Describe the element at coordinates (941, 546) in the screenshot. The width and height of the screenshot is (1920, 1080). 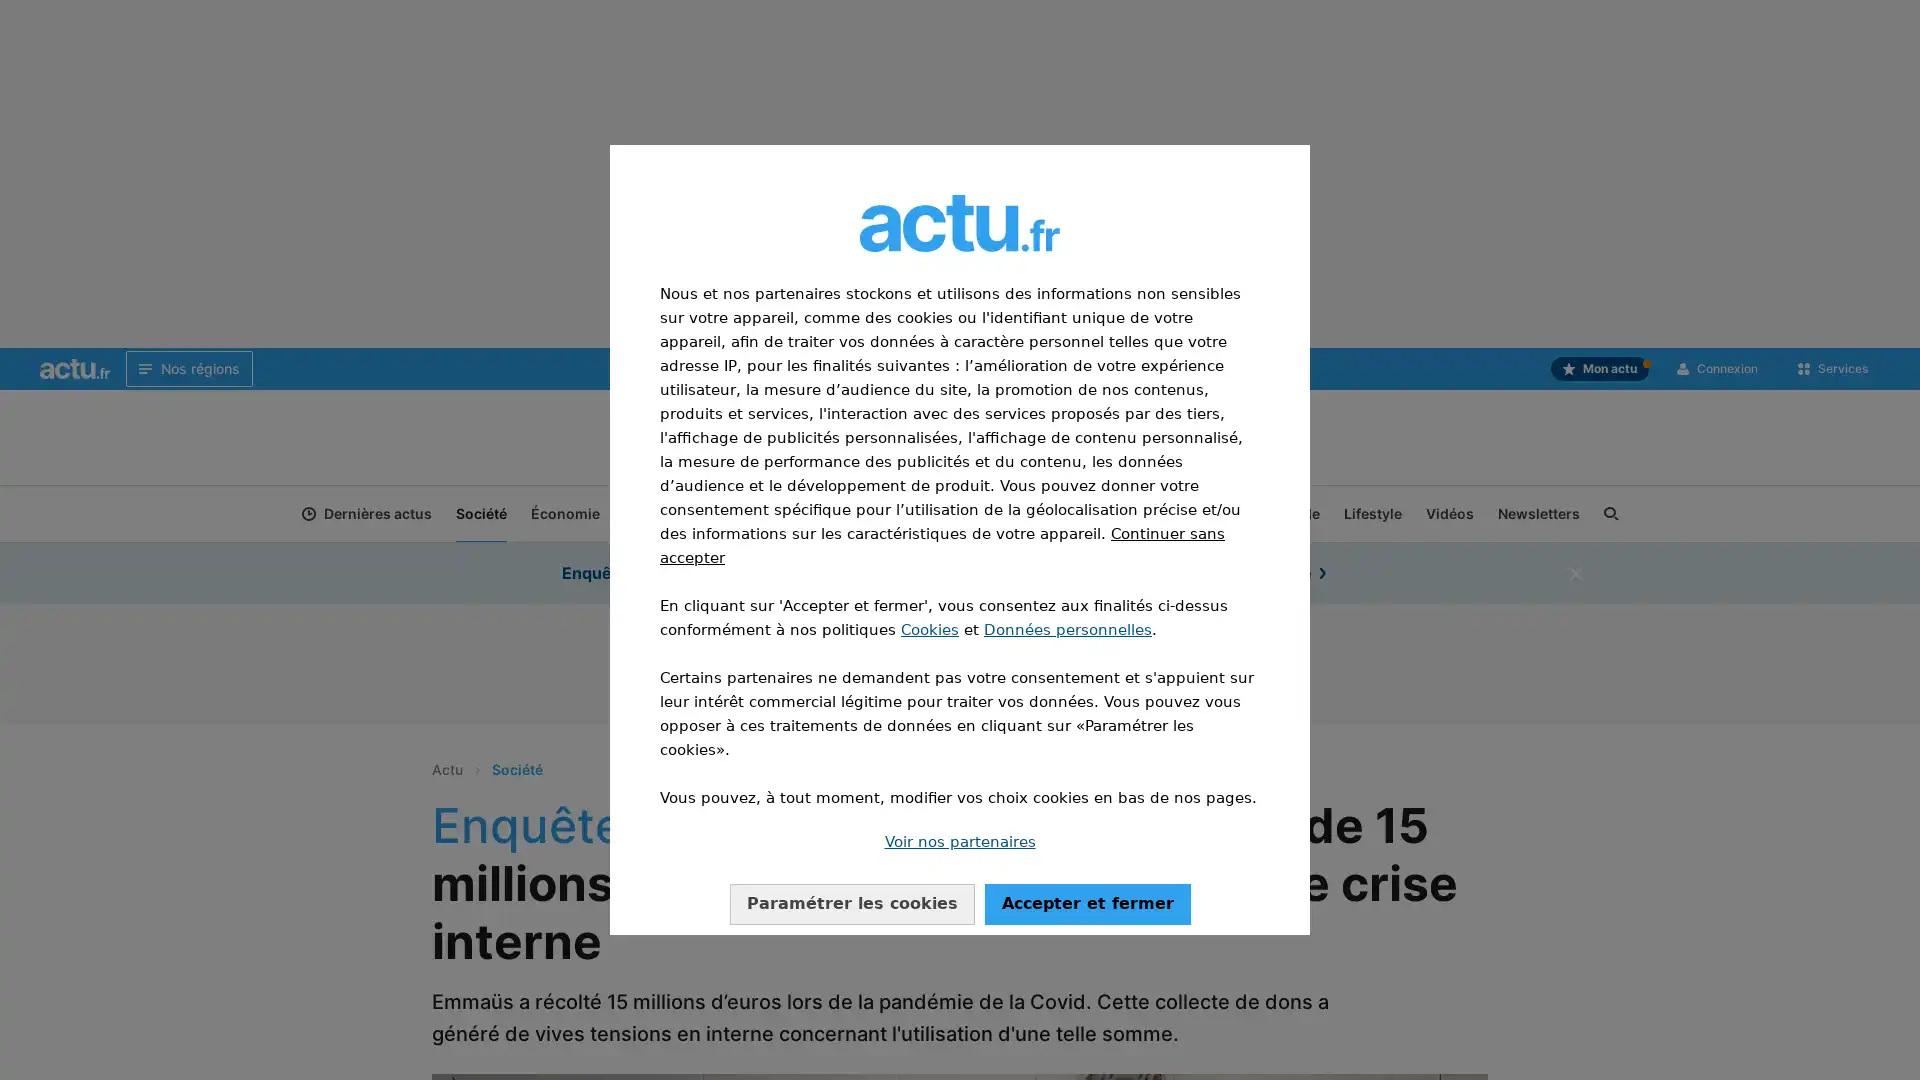
I see `Continuer sans accepter` at that location.